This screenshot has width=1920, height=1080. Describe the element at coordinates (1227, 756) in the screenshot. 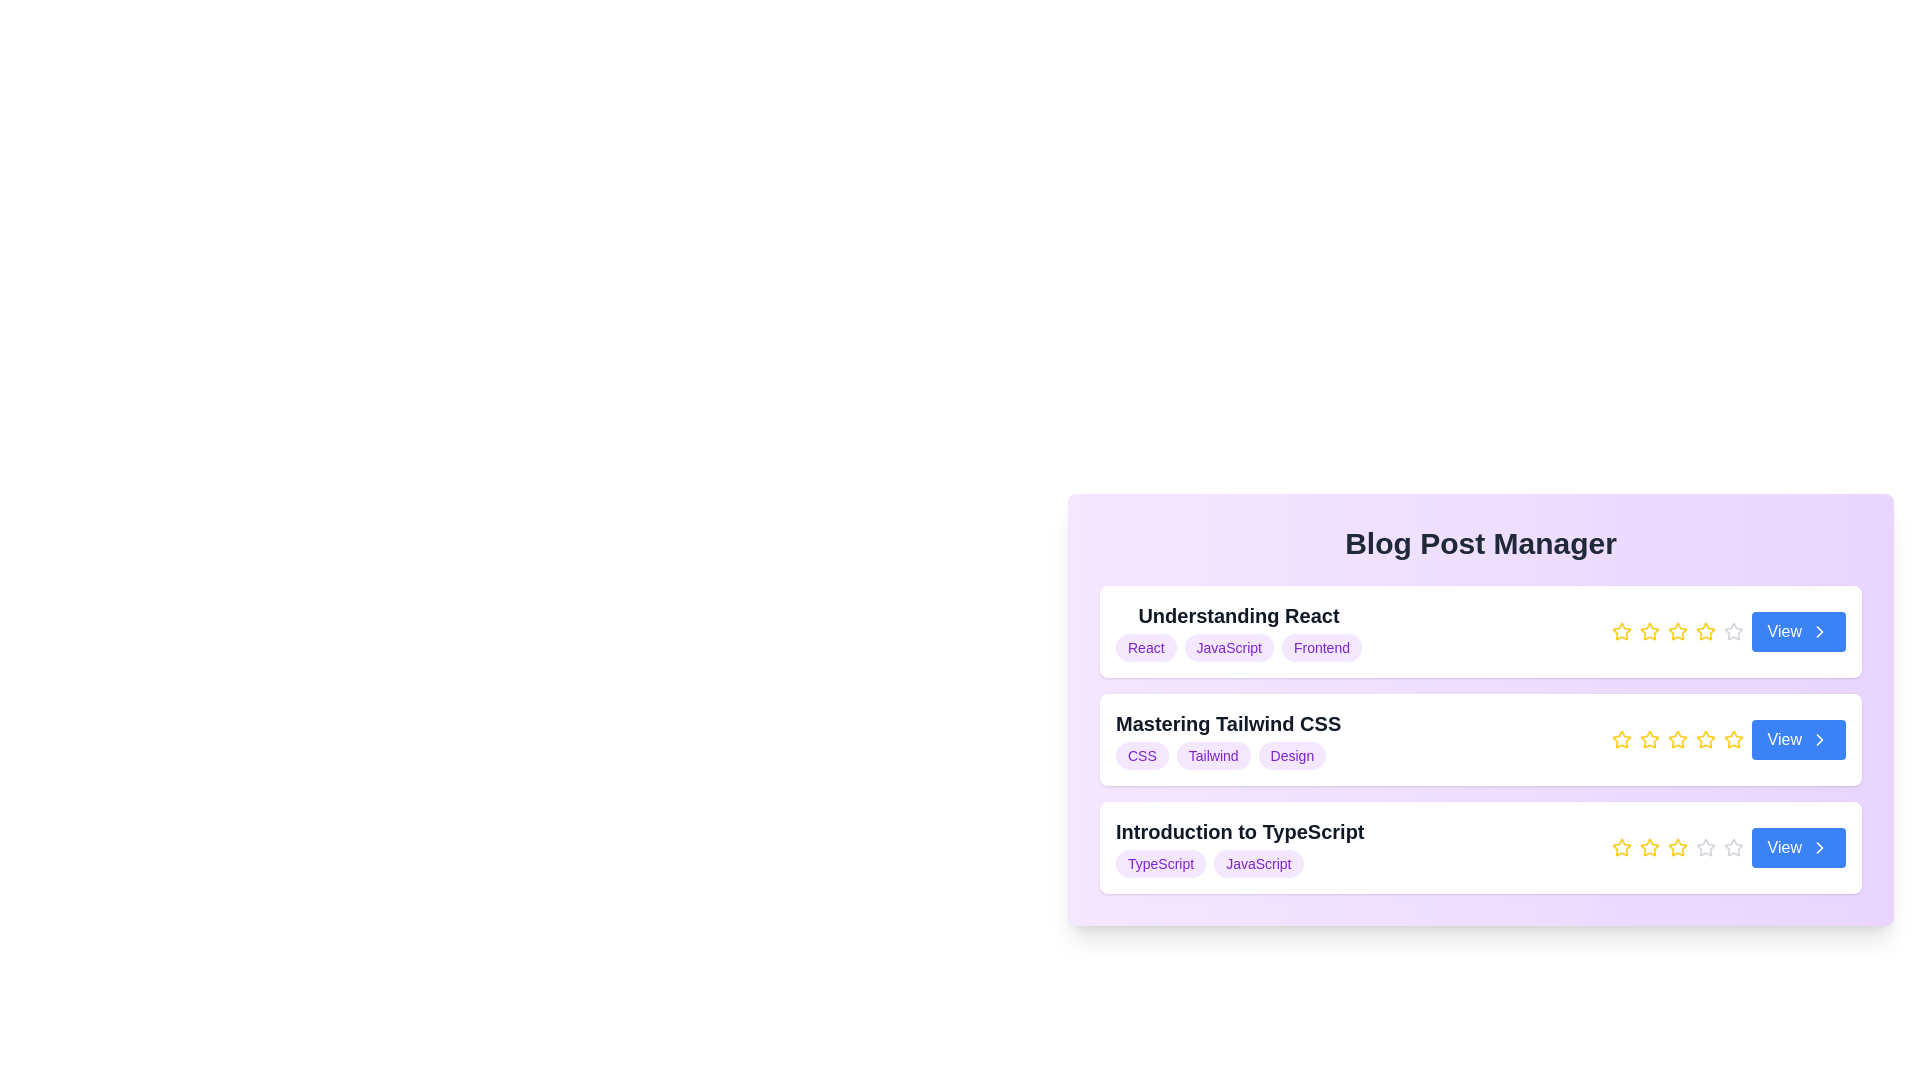

I see `each tag in the category group under 'Mastering Tailwind CSS' for possible interaction` at that location.